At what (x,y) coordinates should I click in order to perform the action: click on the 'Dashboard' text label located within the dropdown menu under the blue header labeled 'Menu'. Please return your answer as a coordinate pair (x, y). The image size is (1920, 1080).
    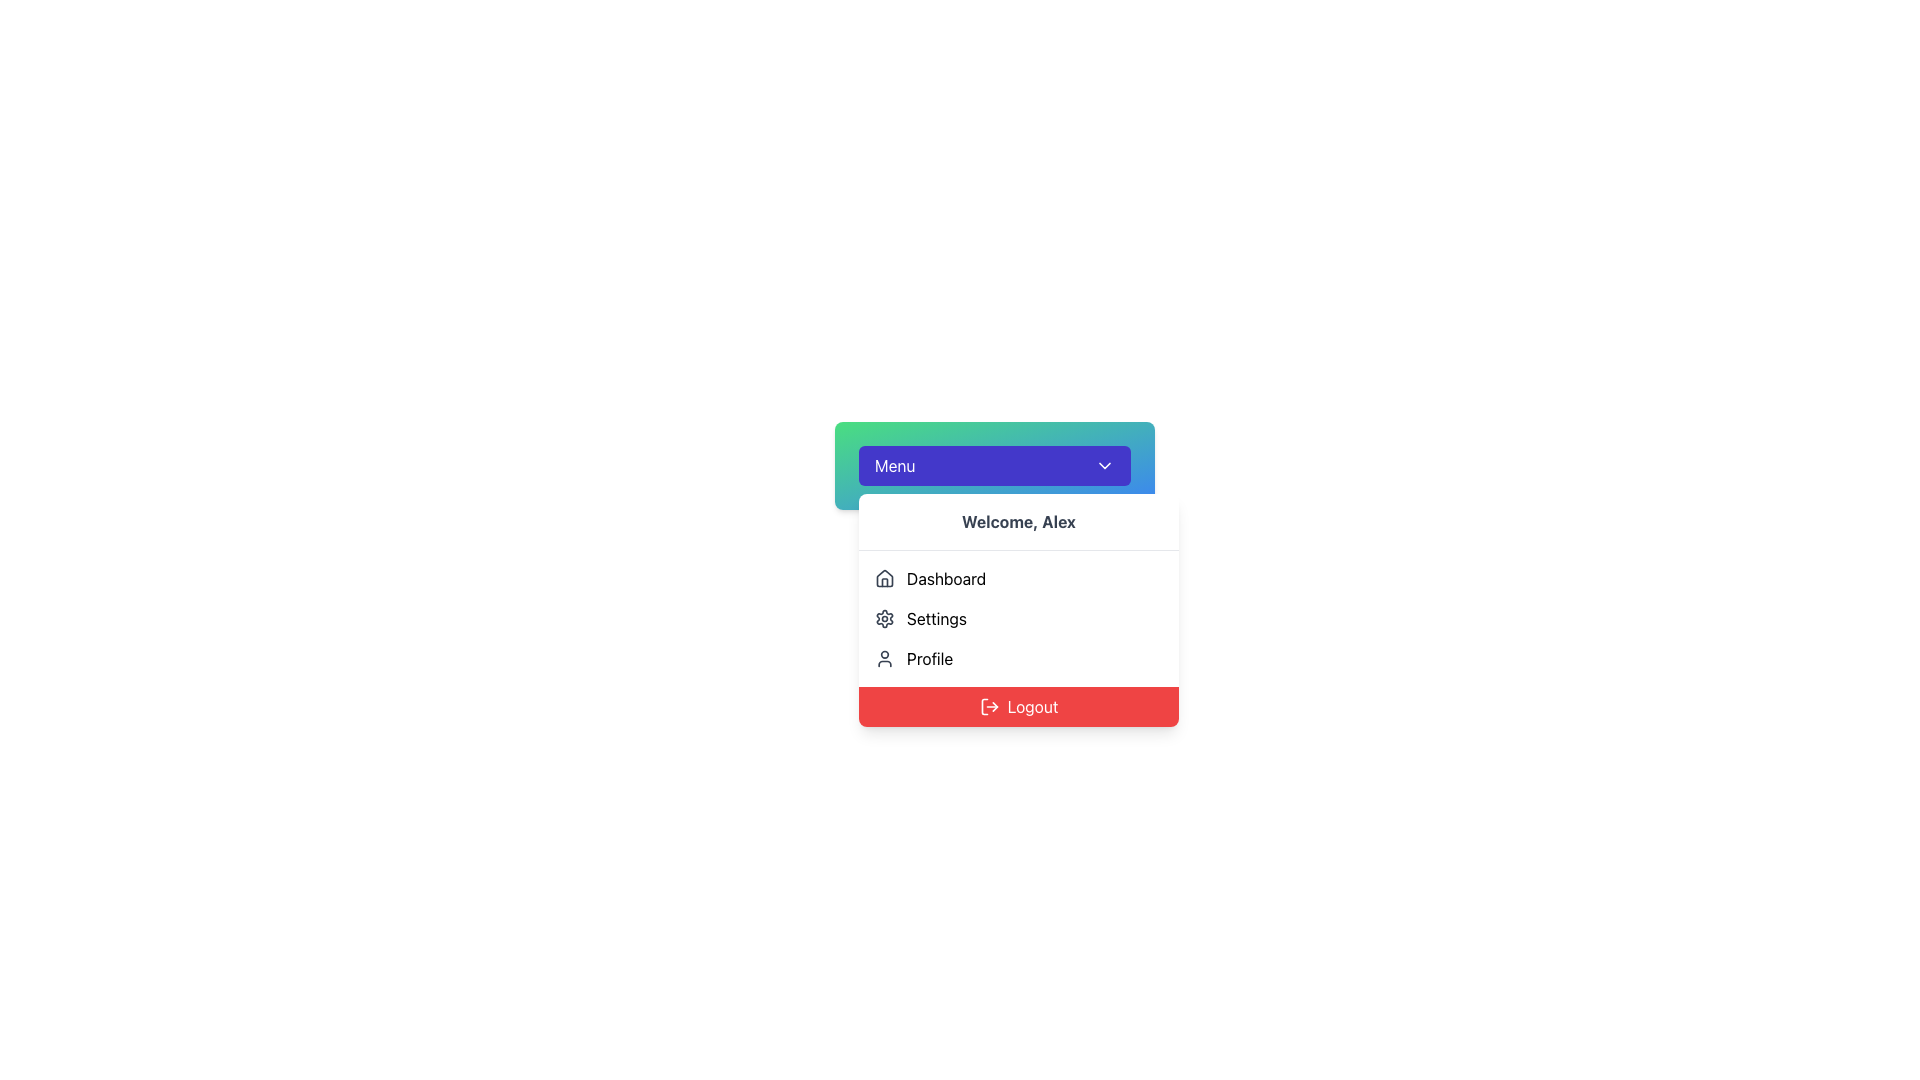
    Looking at the image, I should click on (945, 578).